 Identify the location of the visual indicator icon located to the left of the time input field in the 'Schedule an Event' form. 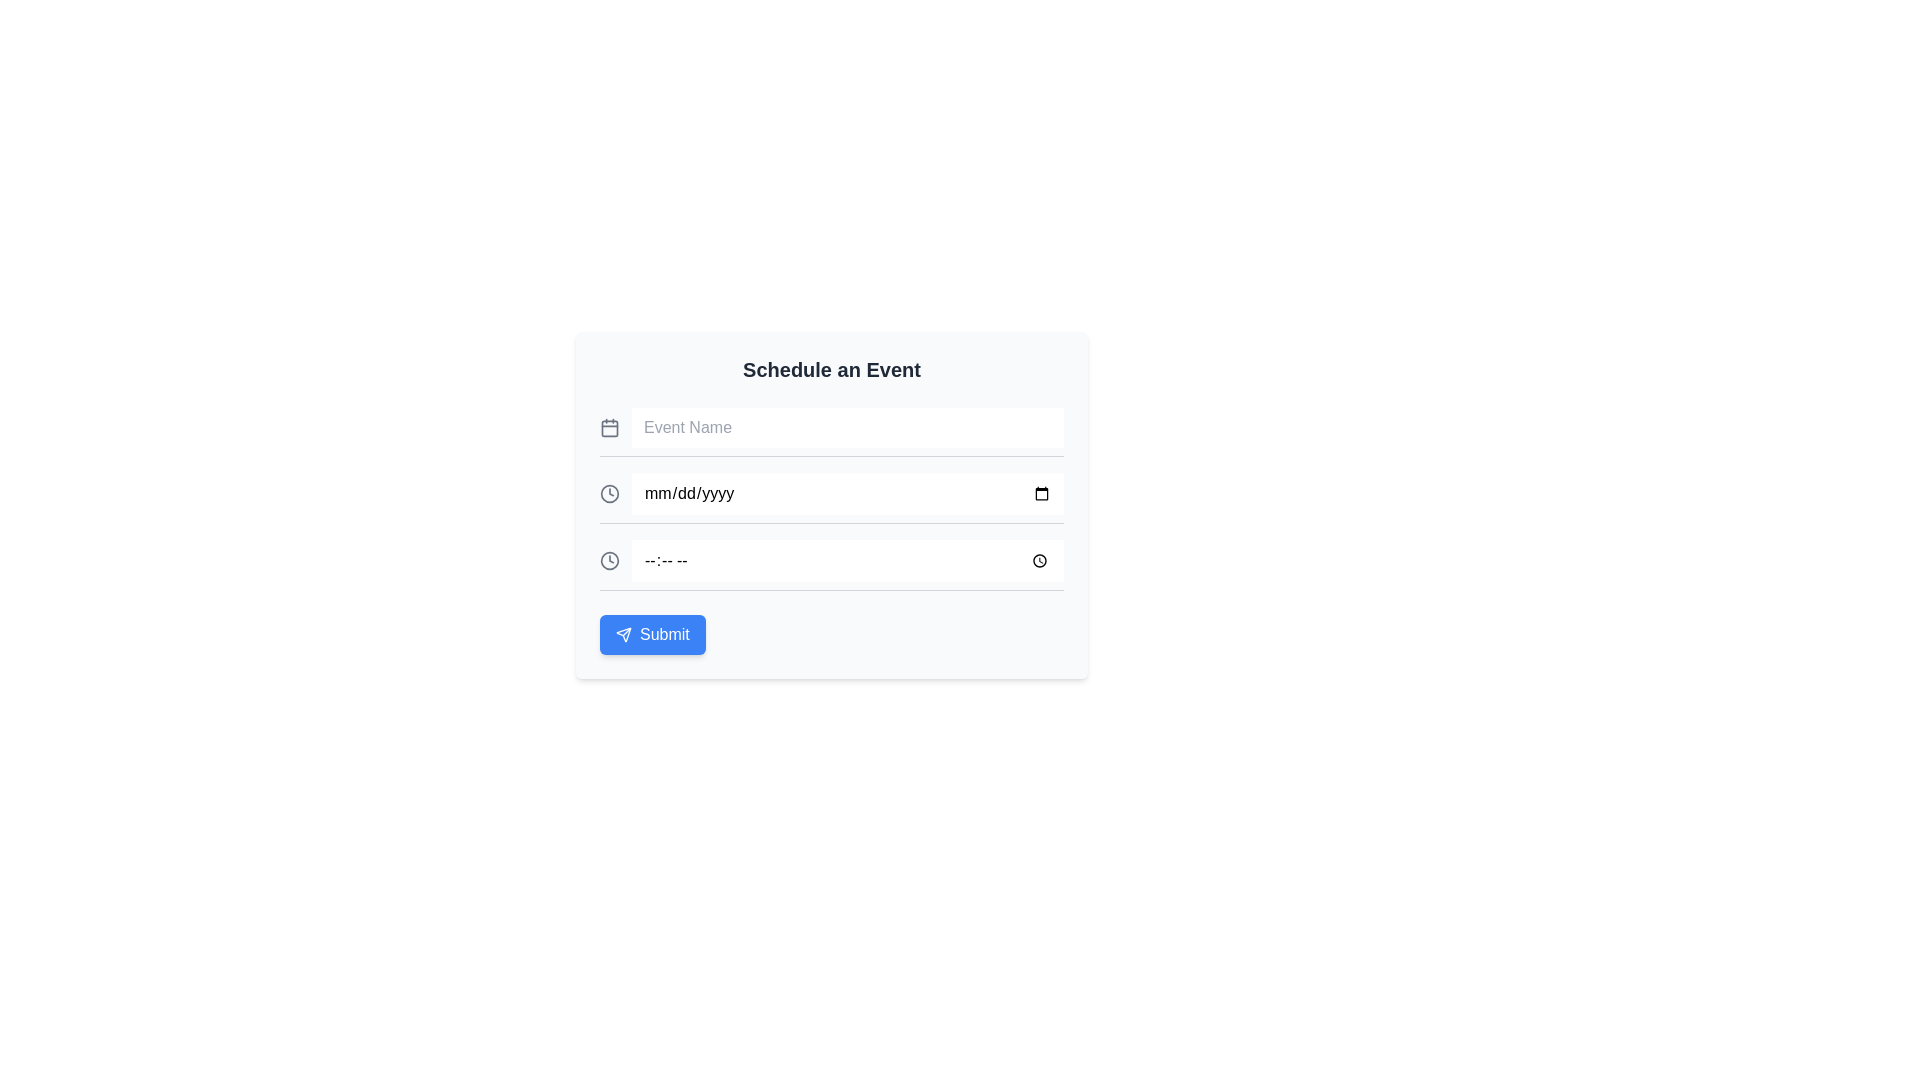
(608, 493).